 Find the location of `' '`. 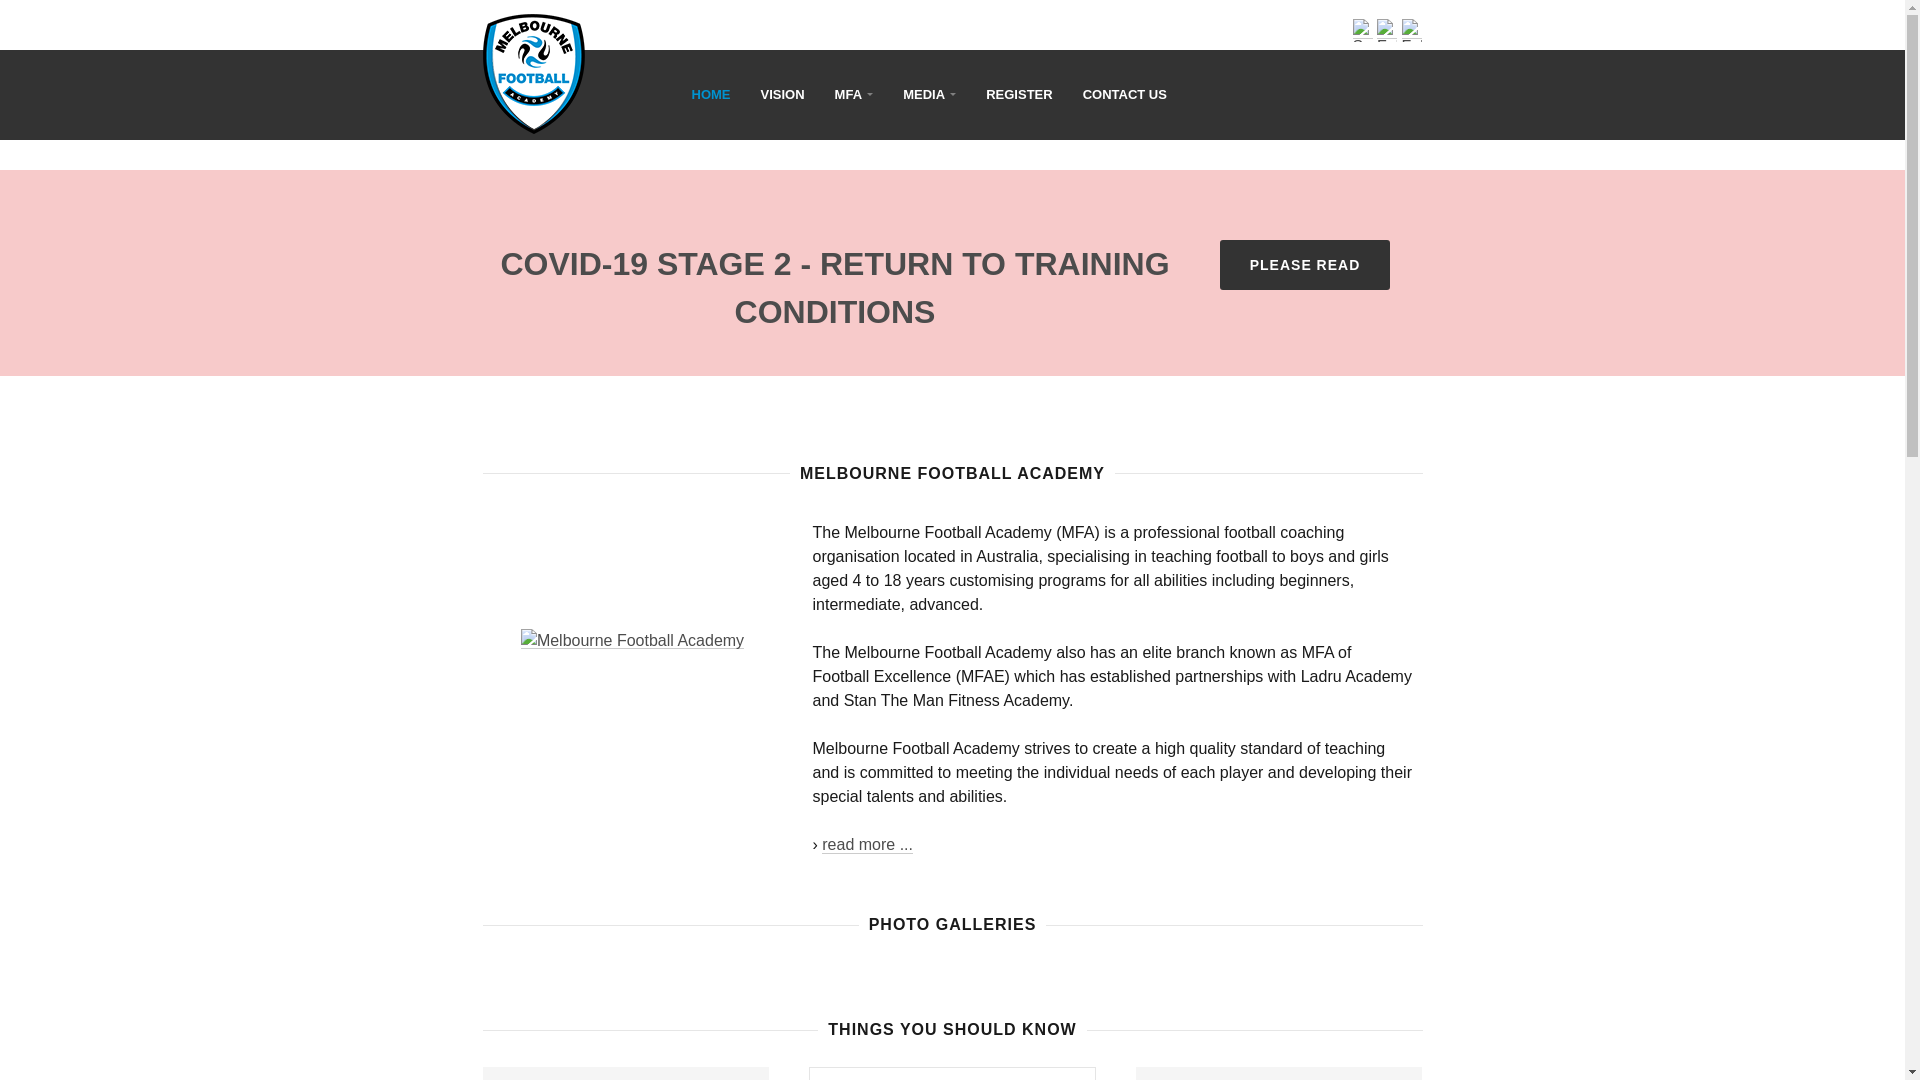

' ' is located at coordinates (607, 59).